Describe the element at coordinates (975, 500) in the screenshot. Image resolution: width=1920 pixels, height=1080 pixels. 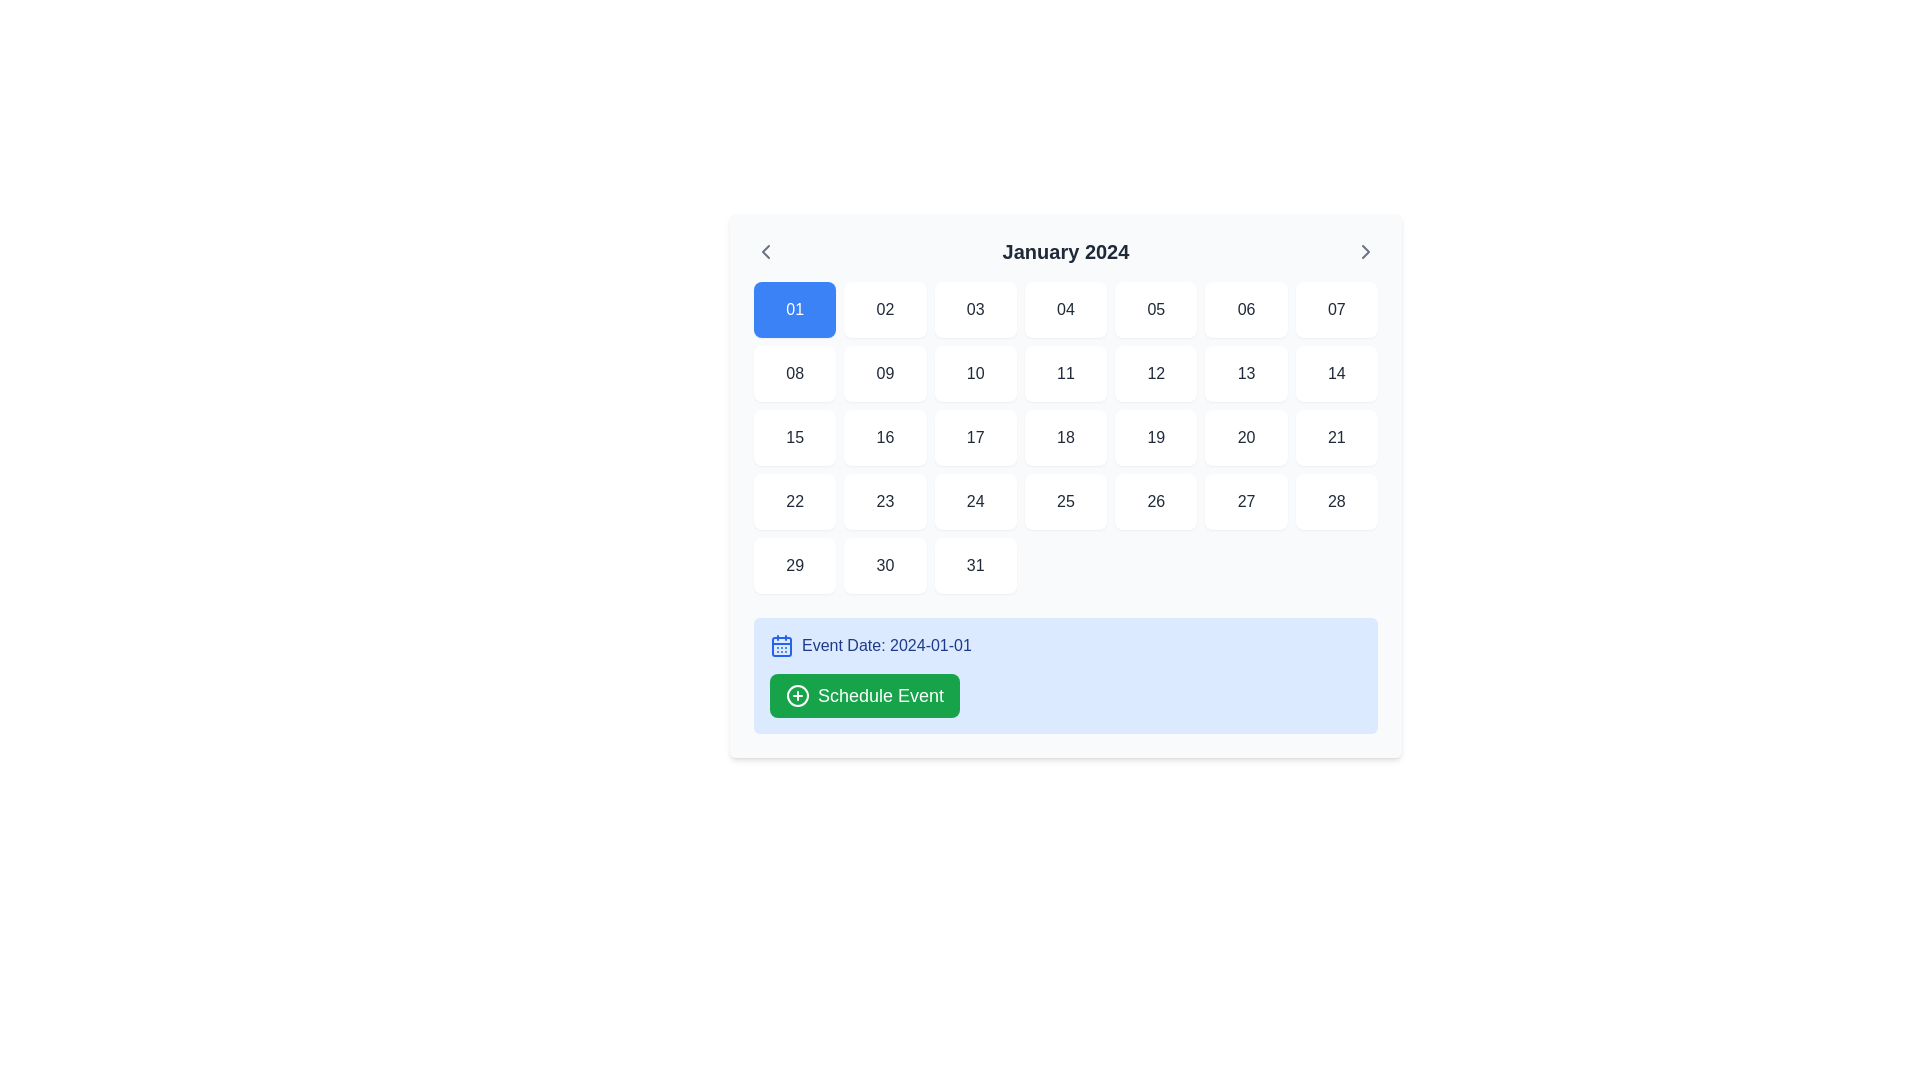
I see `the button displaying the number '24'` at that location.